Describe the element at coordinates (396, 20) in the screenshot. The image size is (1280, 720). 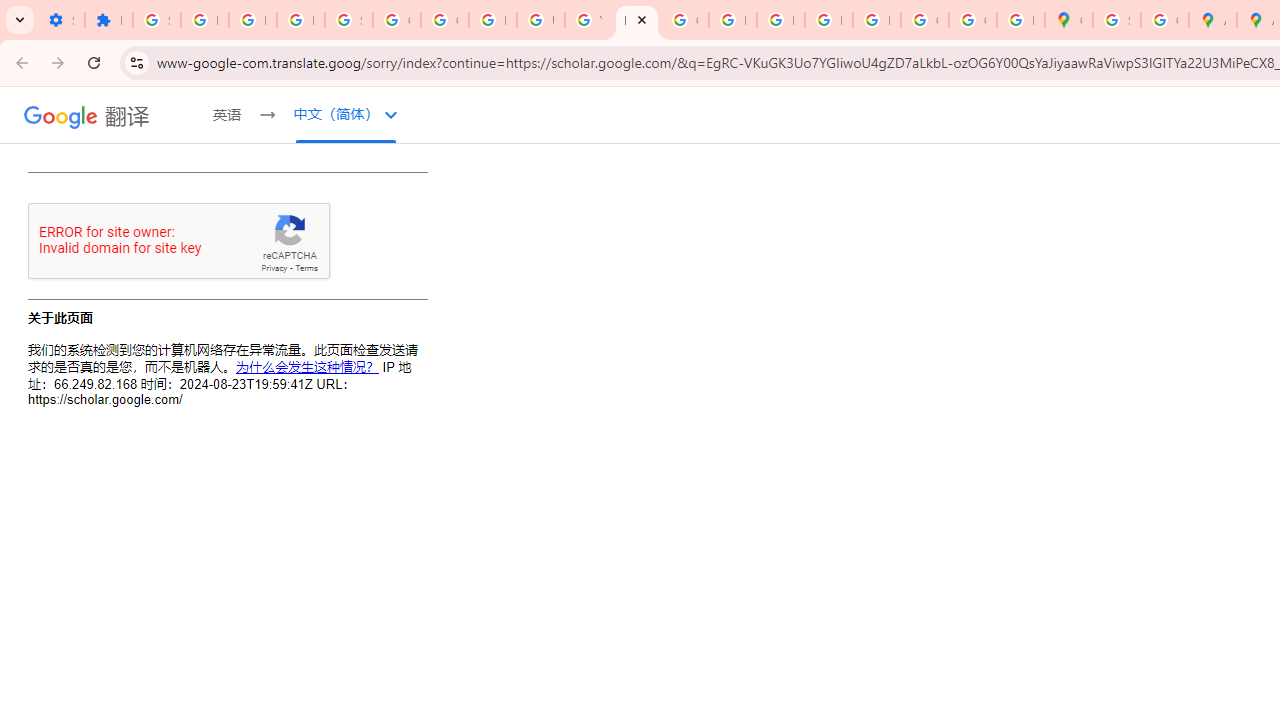
I see `'Google Account Help'` at that location.